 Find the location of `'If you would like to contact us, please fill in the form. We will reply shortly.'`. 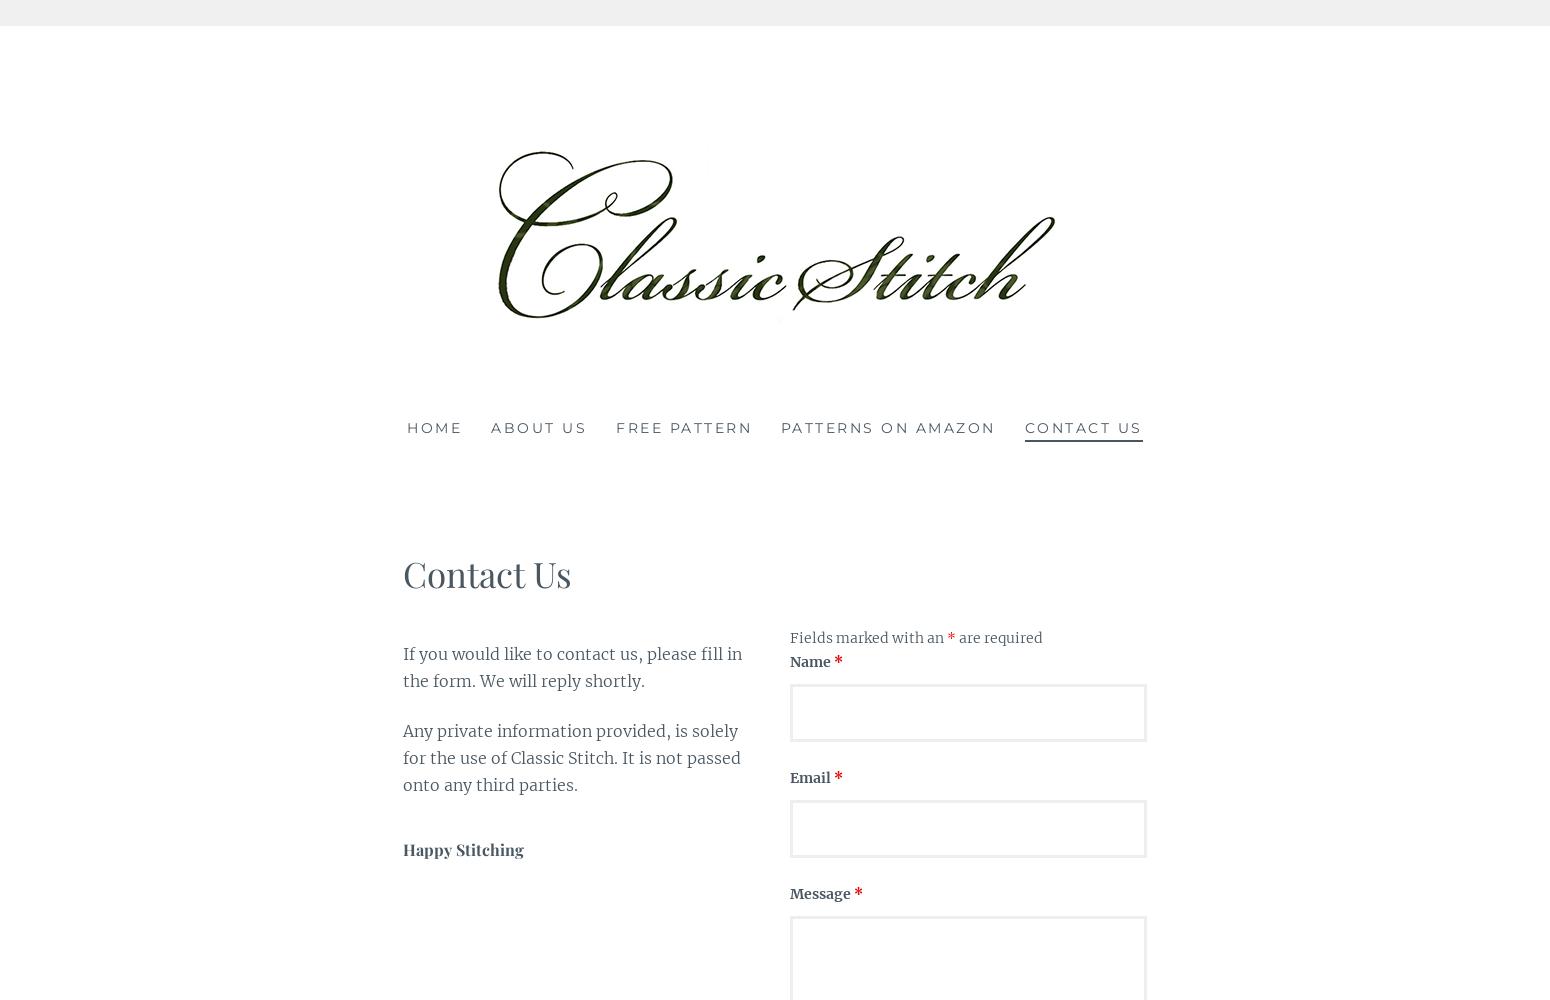

'If you would like to contact us, please fill in the form. We will reply shortly.' is located at coordinates (572, 667).